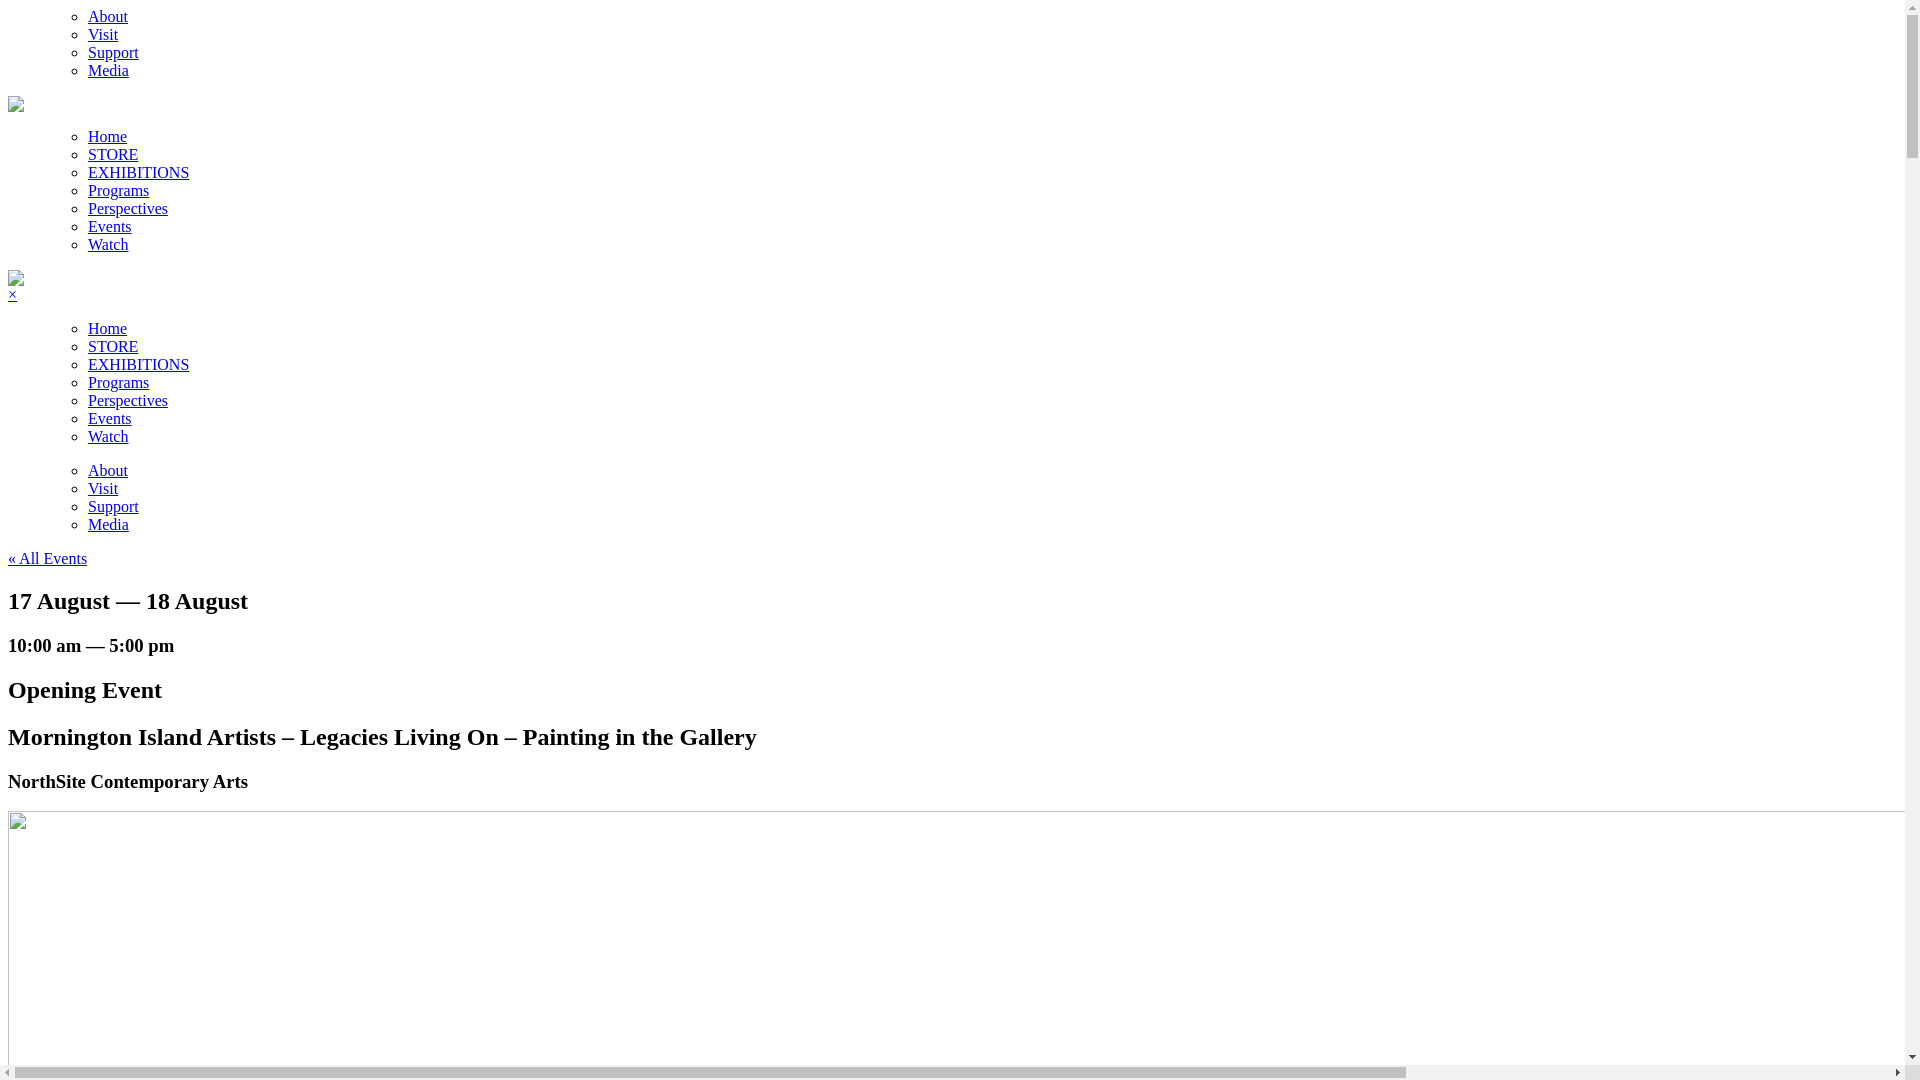  I want to click on 'Perspectives', so click(127, 400).